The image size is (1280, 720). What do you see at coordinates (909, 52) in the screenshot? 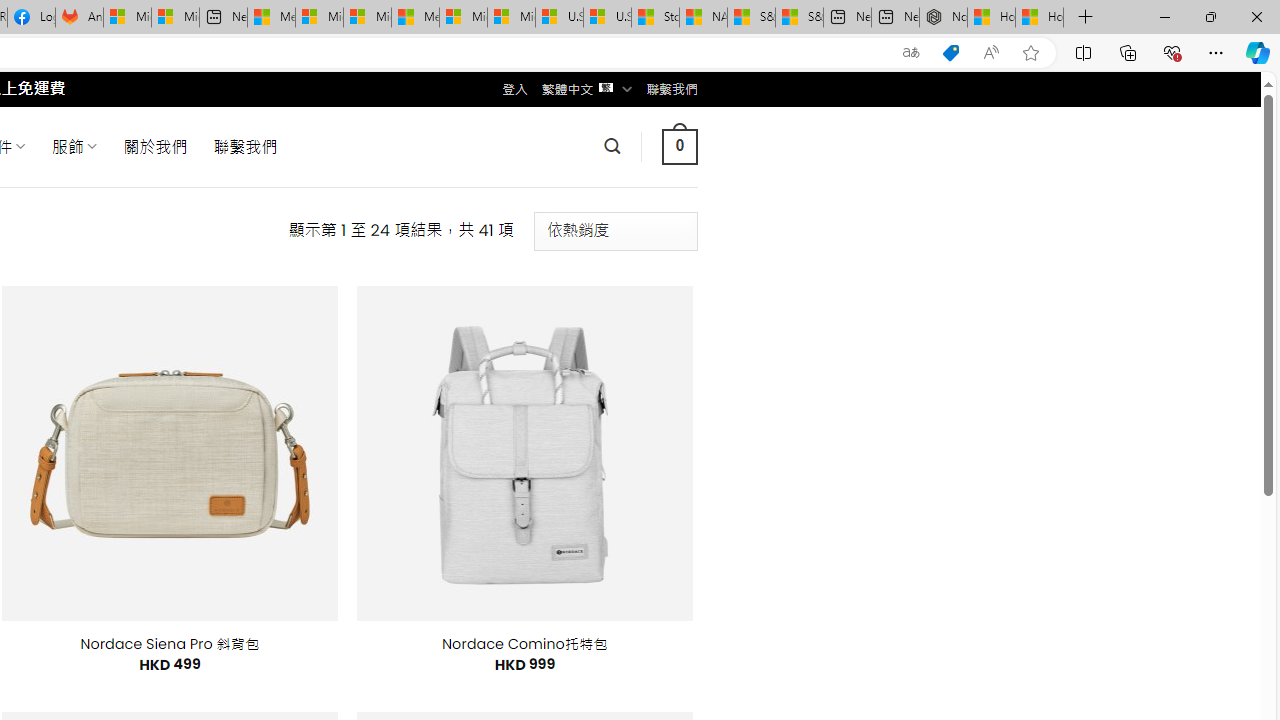
I see `'Show translate options'` at bounding box center [909, 52].